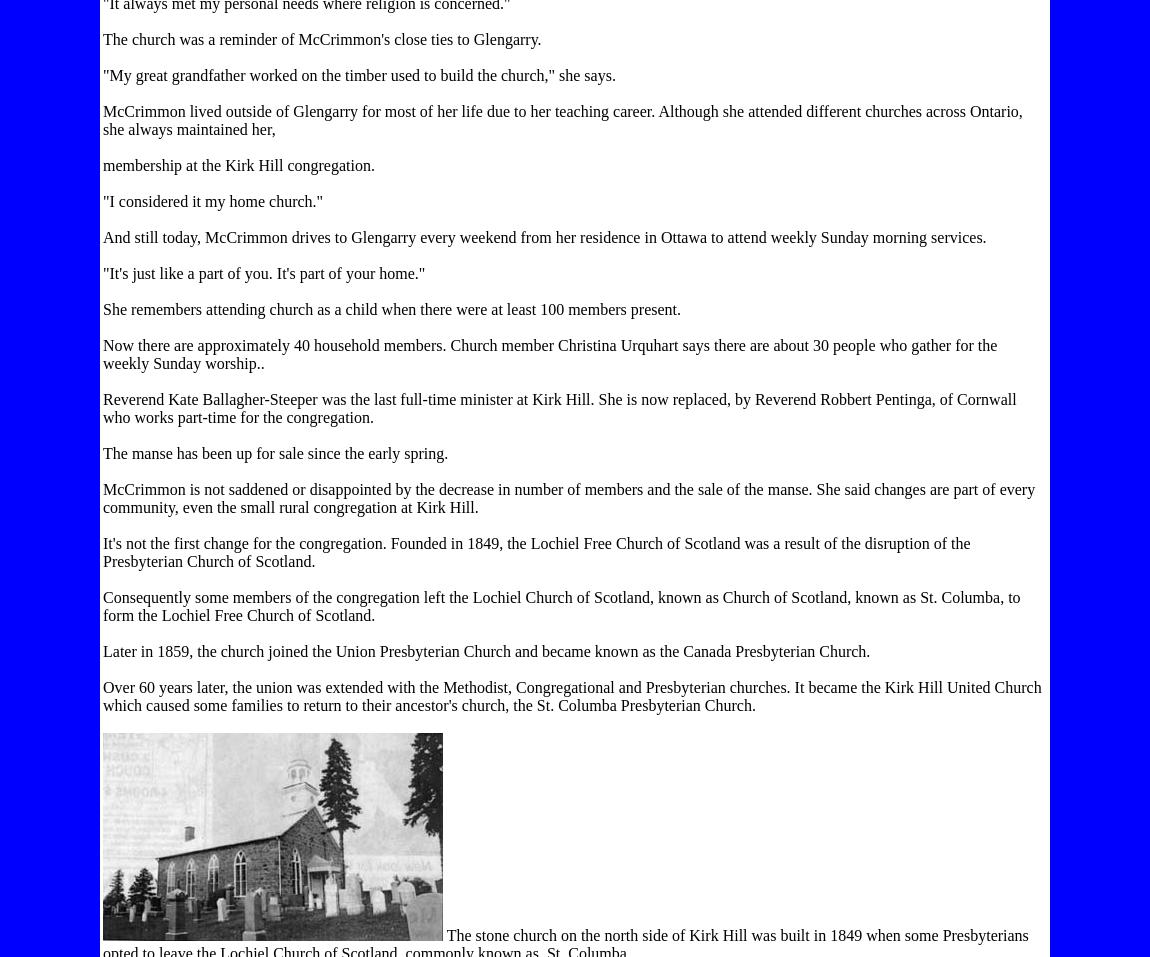 Image resolution: width=1150 pixels, height=957 pixels. I want to click on 'membership at the Kirk Hill congregation.', so click(237, 165).